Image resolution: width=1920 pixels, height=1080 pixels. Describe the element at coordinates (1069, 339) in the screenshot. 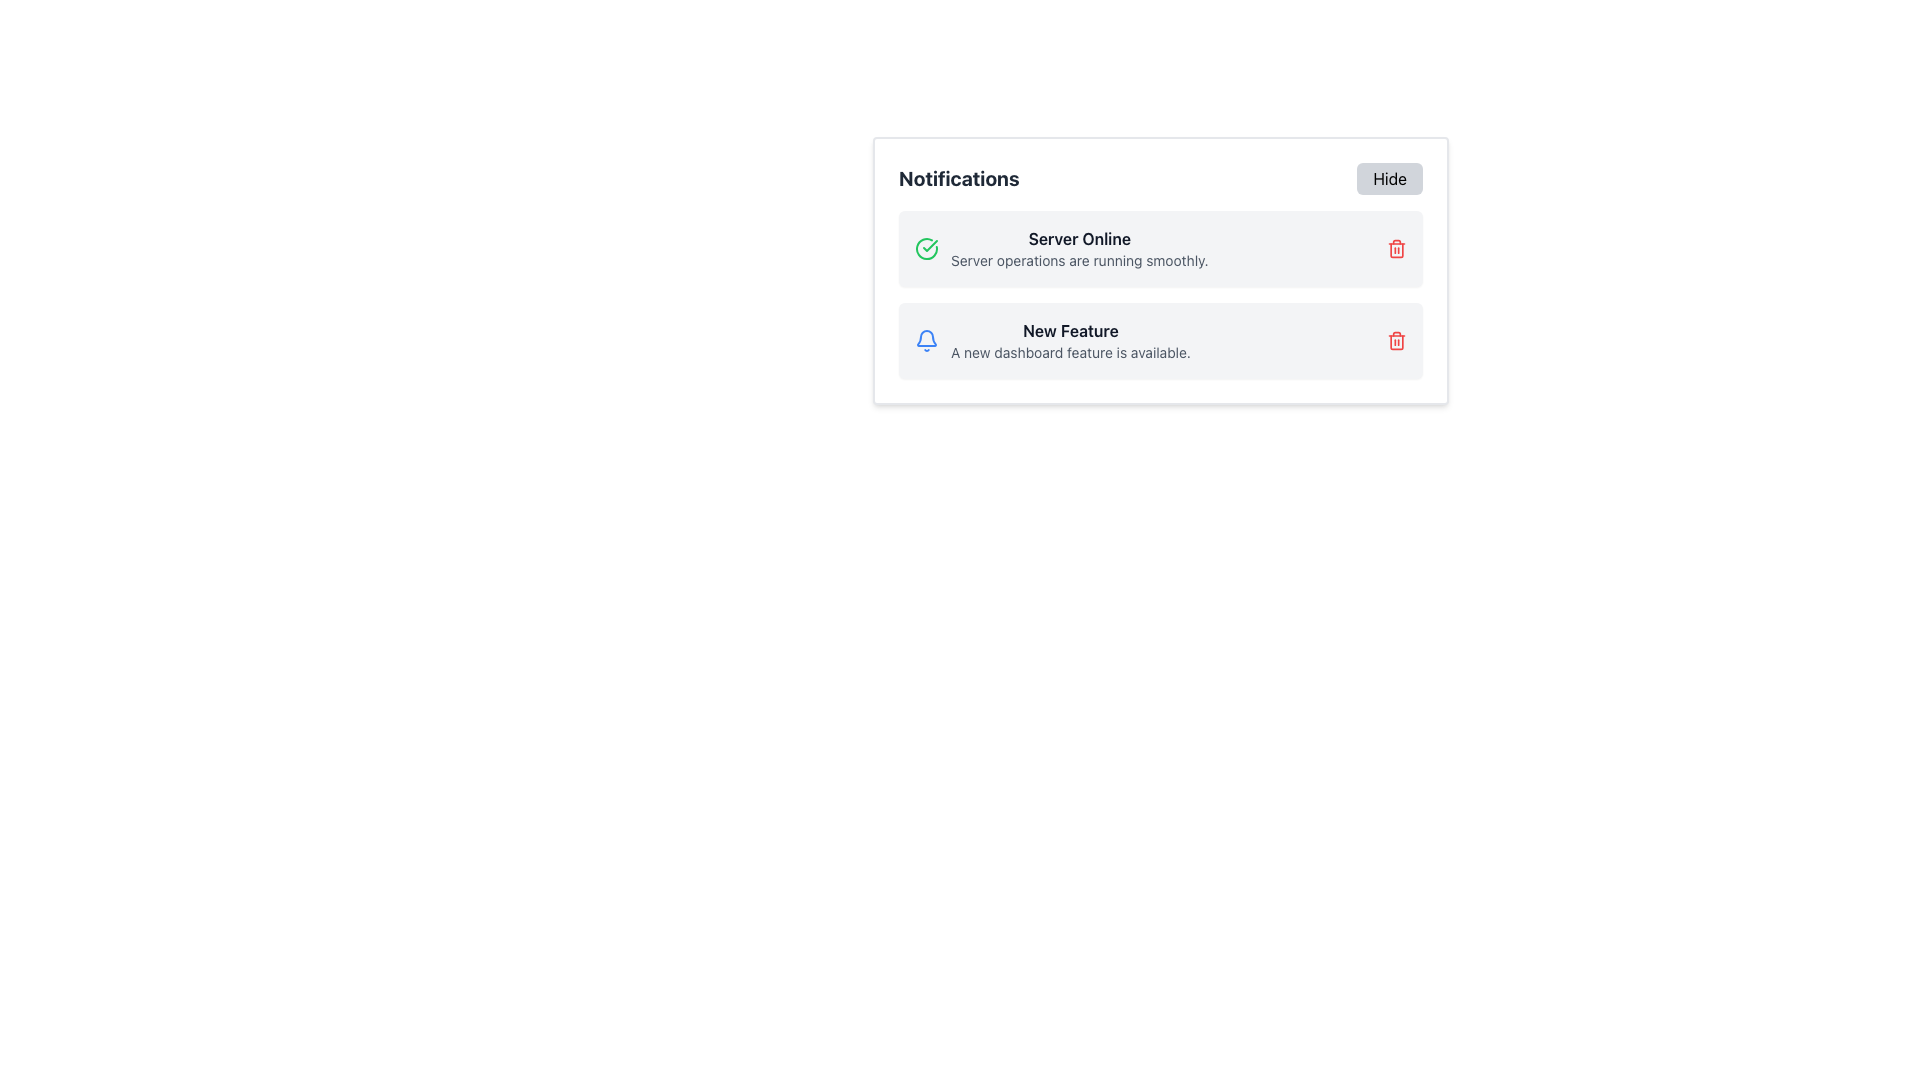

I see `the Text Description Block that displays 'New Feature' and 'A new dashboard feature is available.' This block is located in the lower notification item of the 'Notifications' section, to the right of the bell icon and above the red delete icon` at that location.